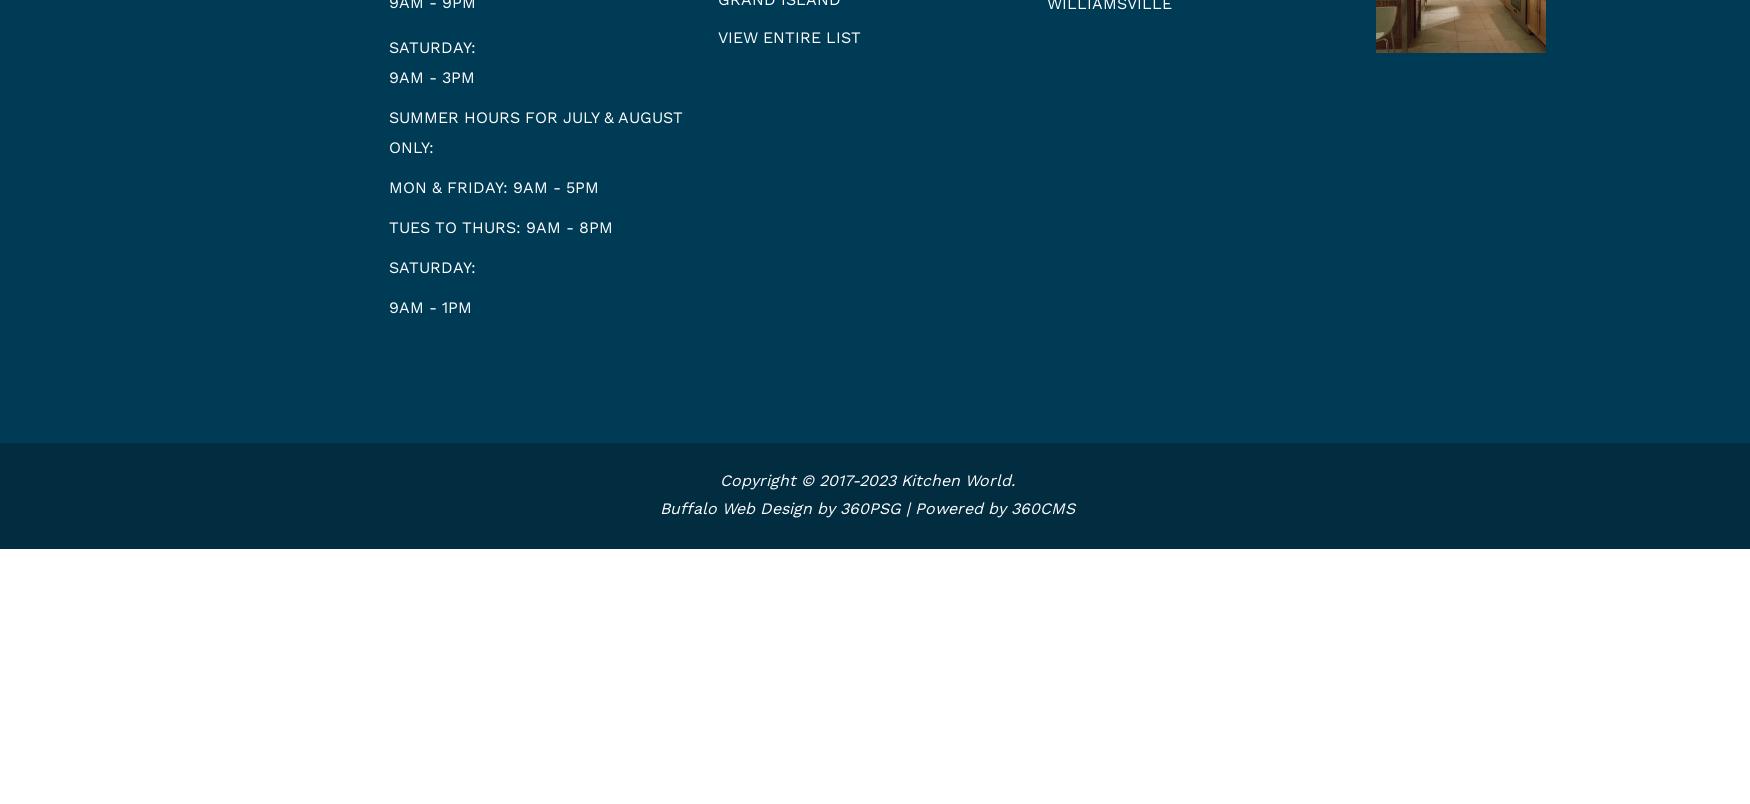 The image size is (1750, 804). What do you see at coordinates (492, 186) in the screenshot?
I see `'Mon & Friday: 9am - 5pm'` at bounding box center [492, 186].